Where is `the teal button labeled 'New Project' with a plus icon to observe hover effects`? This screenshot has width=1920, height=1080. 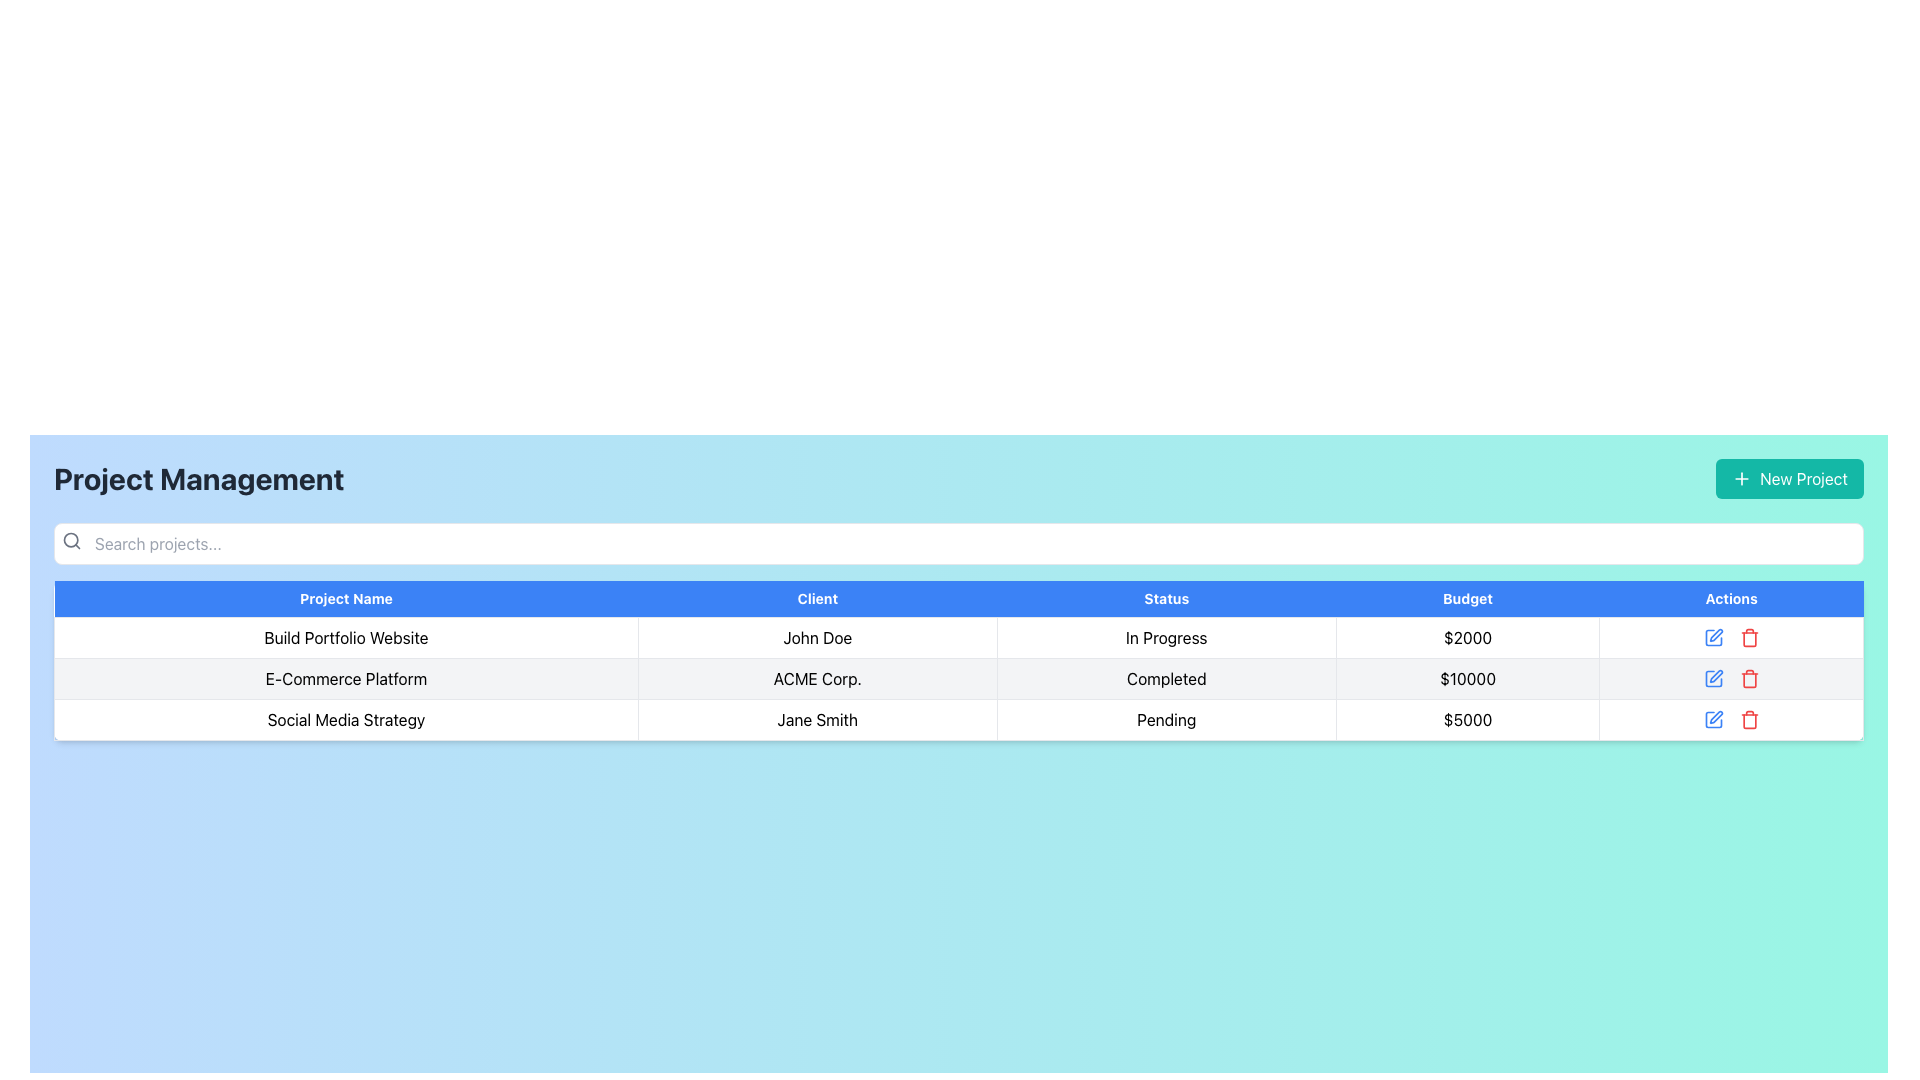
the teal button labeled 'New Project' with a plus icon to observe hover effects is located at coordinates (1790, 478).